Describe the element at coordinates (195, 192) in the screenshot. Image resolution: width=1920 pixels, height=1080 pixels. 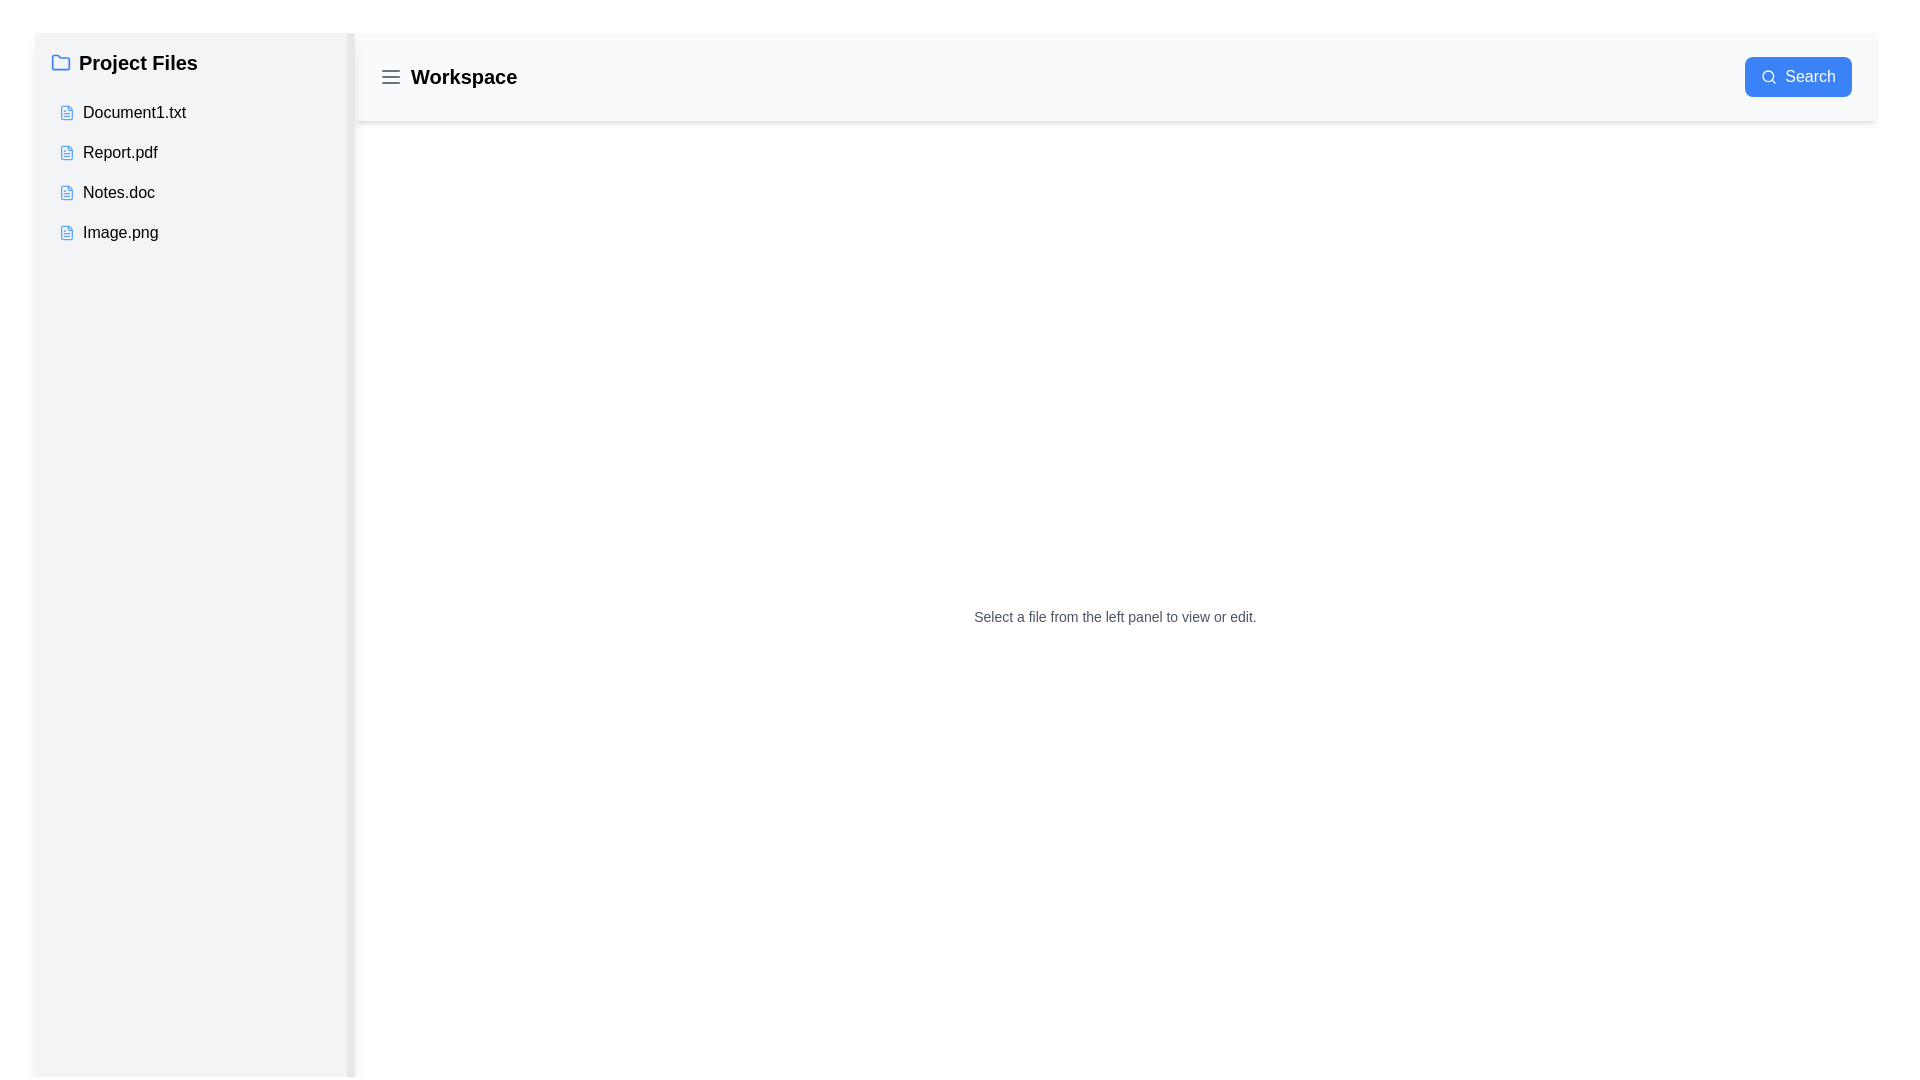
I see `the List item representing the file 'Notes.doc'` at that location.